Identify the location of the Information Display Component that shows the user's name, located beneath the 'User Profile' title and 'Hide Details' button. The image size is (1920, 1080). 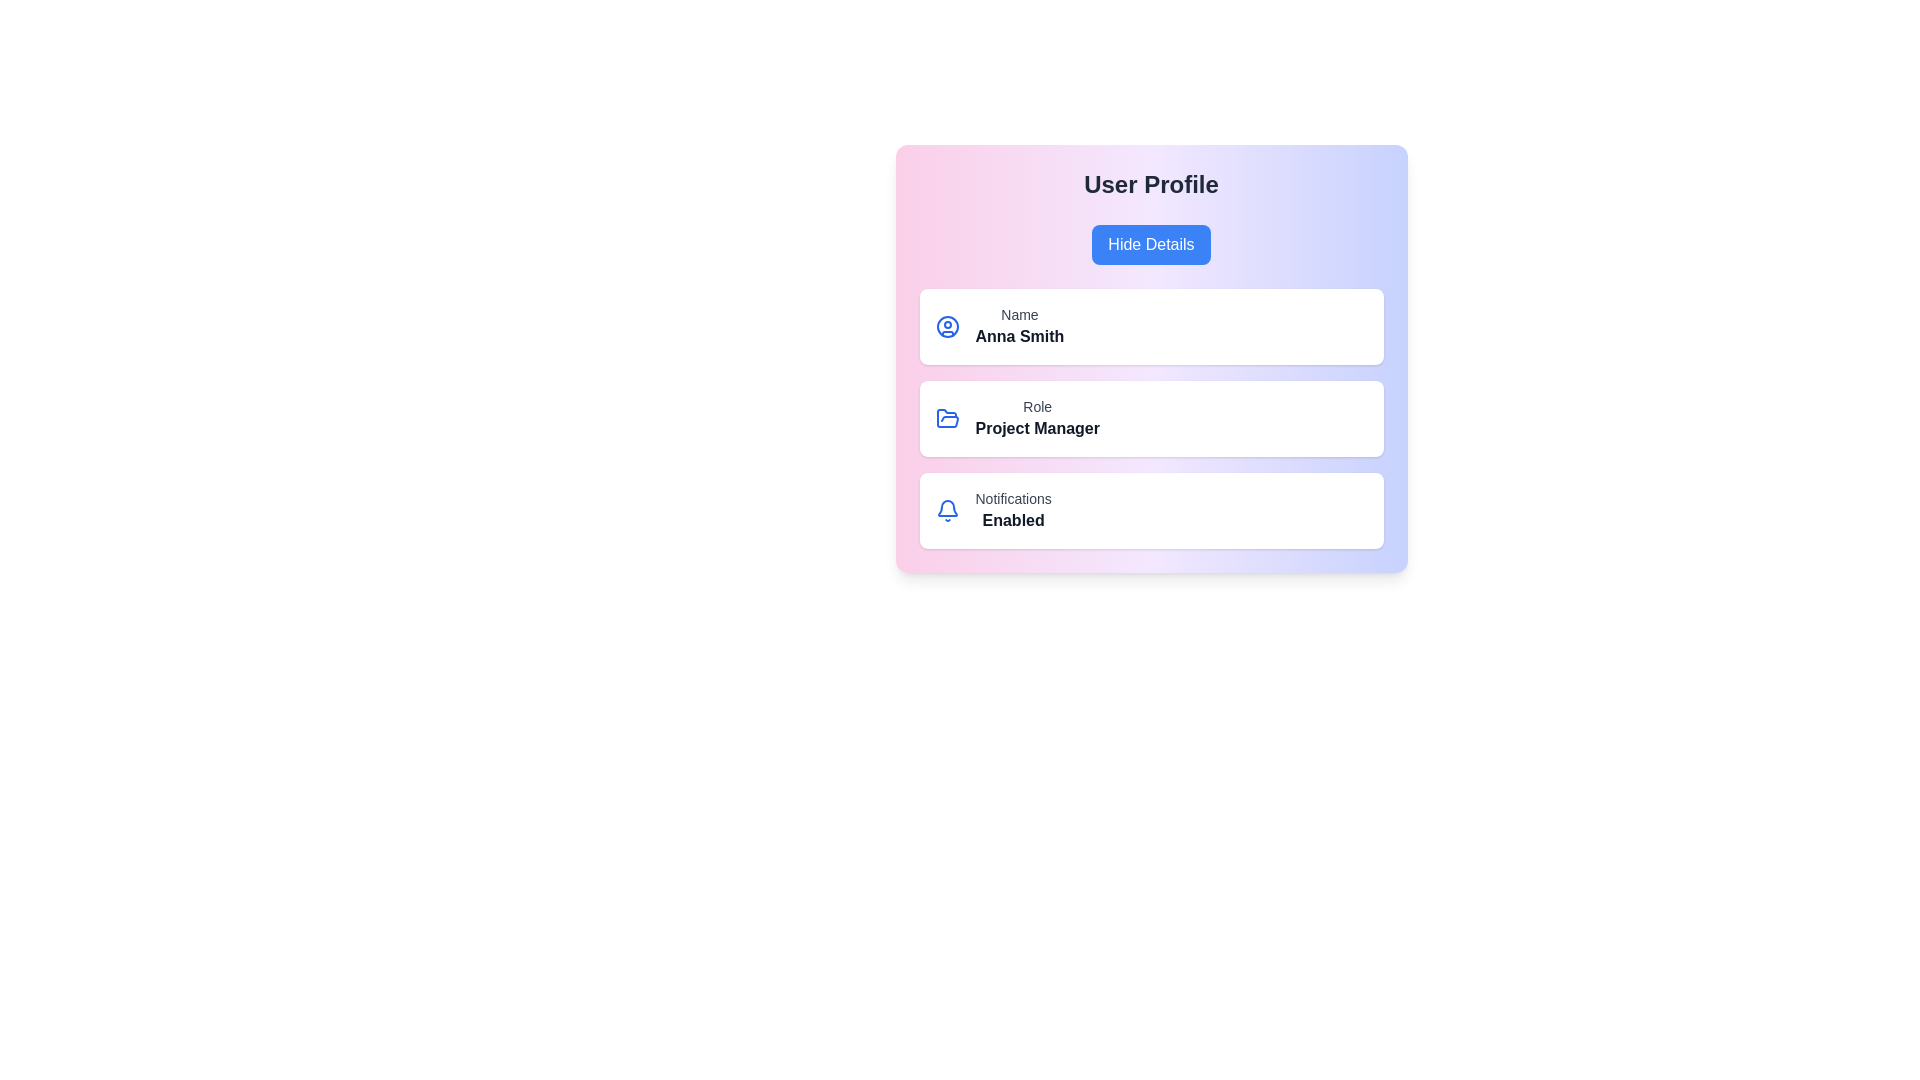
(1151, 326).